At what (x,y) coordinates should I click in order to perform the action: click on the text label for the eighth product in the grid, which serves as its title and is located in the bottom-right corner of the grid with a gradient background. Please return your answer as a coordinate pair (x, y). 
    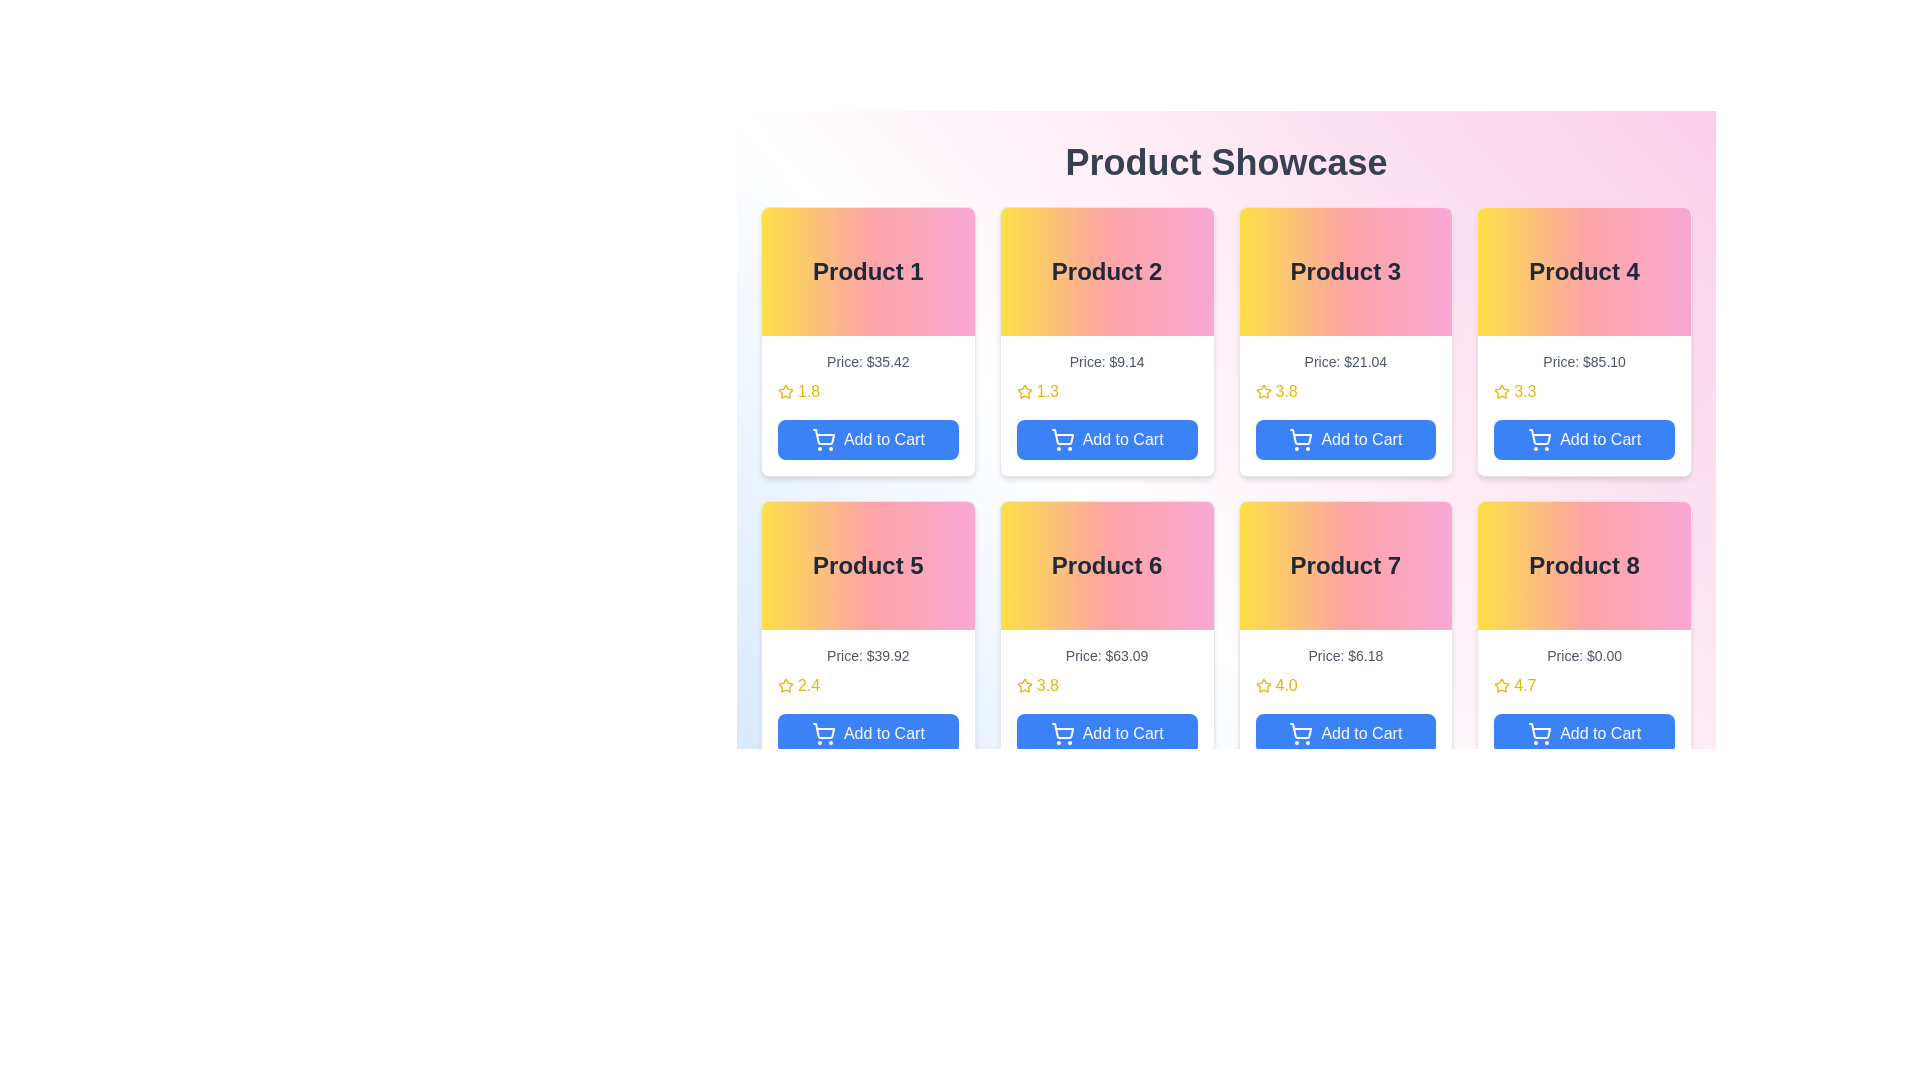
    Looking at the image, I should click on (1583, 566).